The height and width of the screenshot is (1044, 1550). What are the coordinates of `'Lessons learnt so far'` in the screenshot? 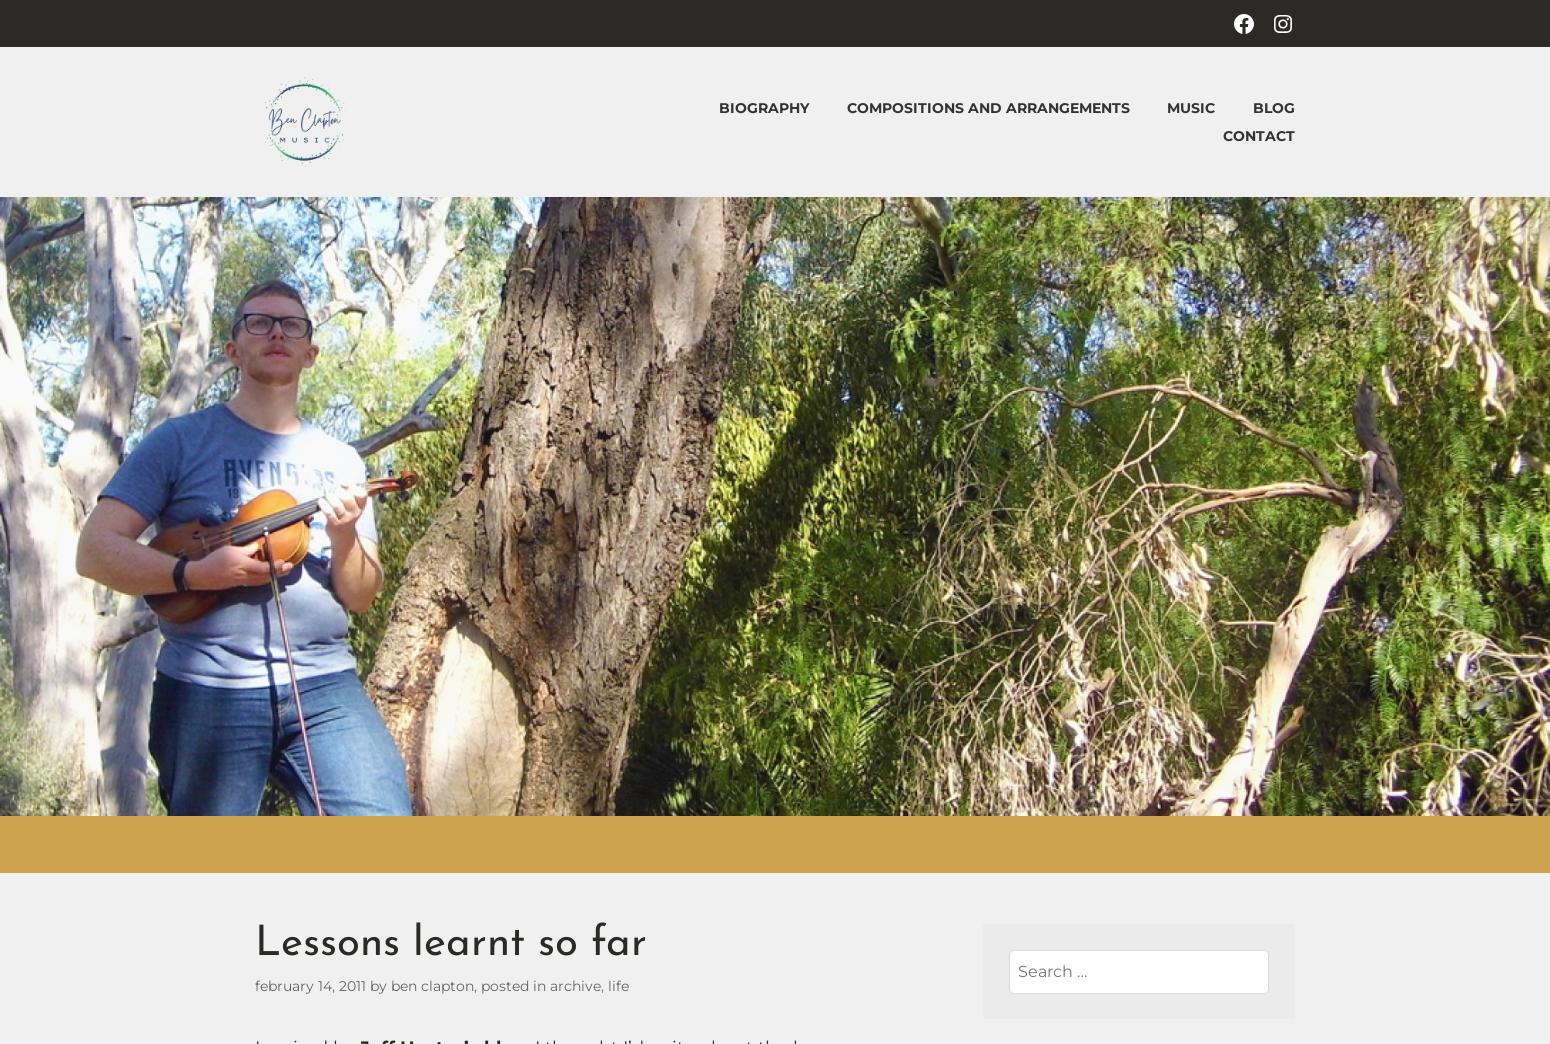 It's located at (451, 944).